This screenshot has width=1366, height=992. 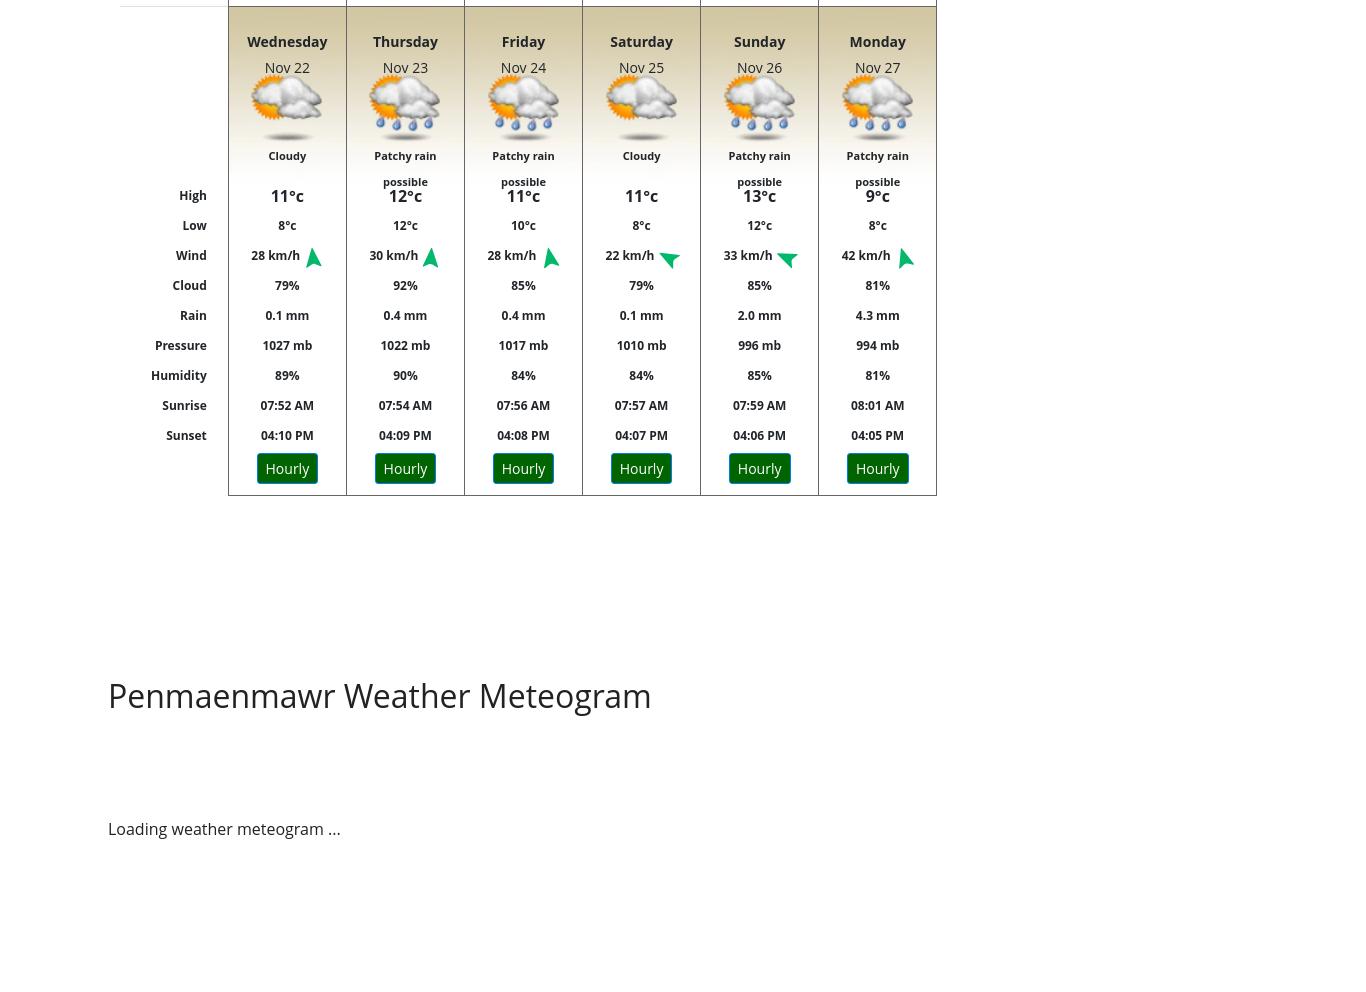 What do you see at coordinates (286, 67) in the screenshot?
I see `'Nov 22'` at bounding box center [286, 67].